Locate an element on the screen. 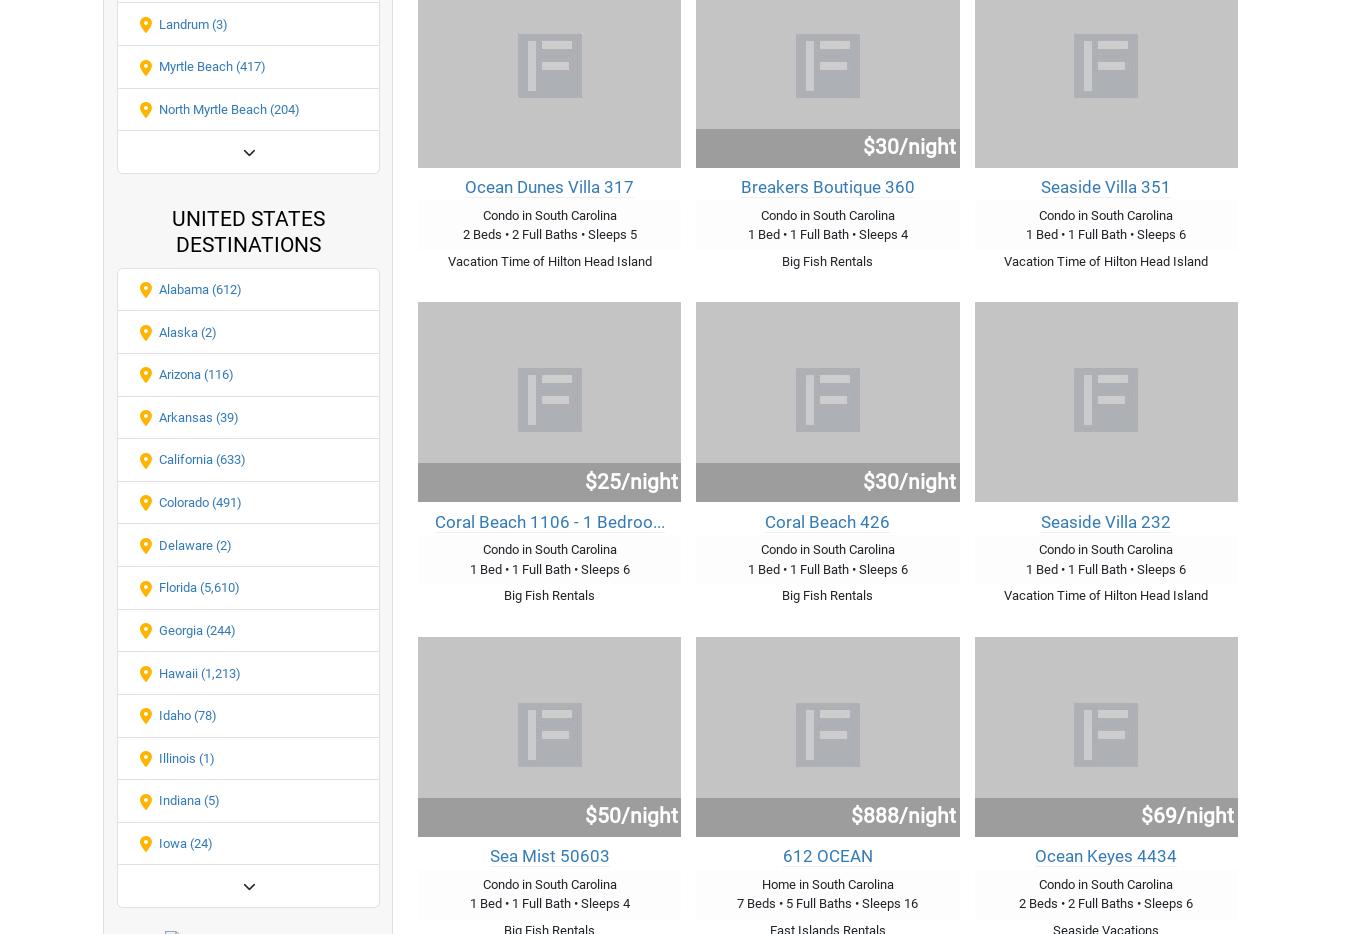  'About Find Rentals' is located at coordinates (568, 165).